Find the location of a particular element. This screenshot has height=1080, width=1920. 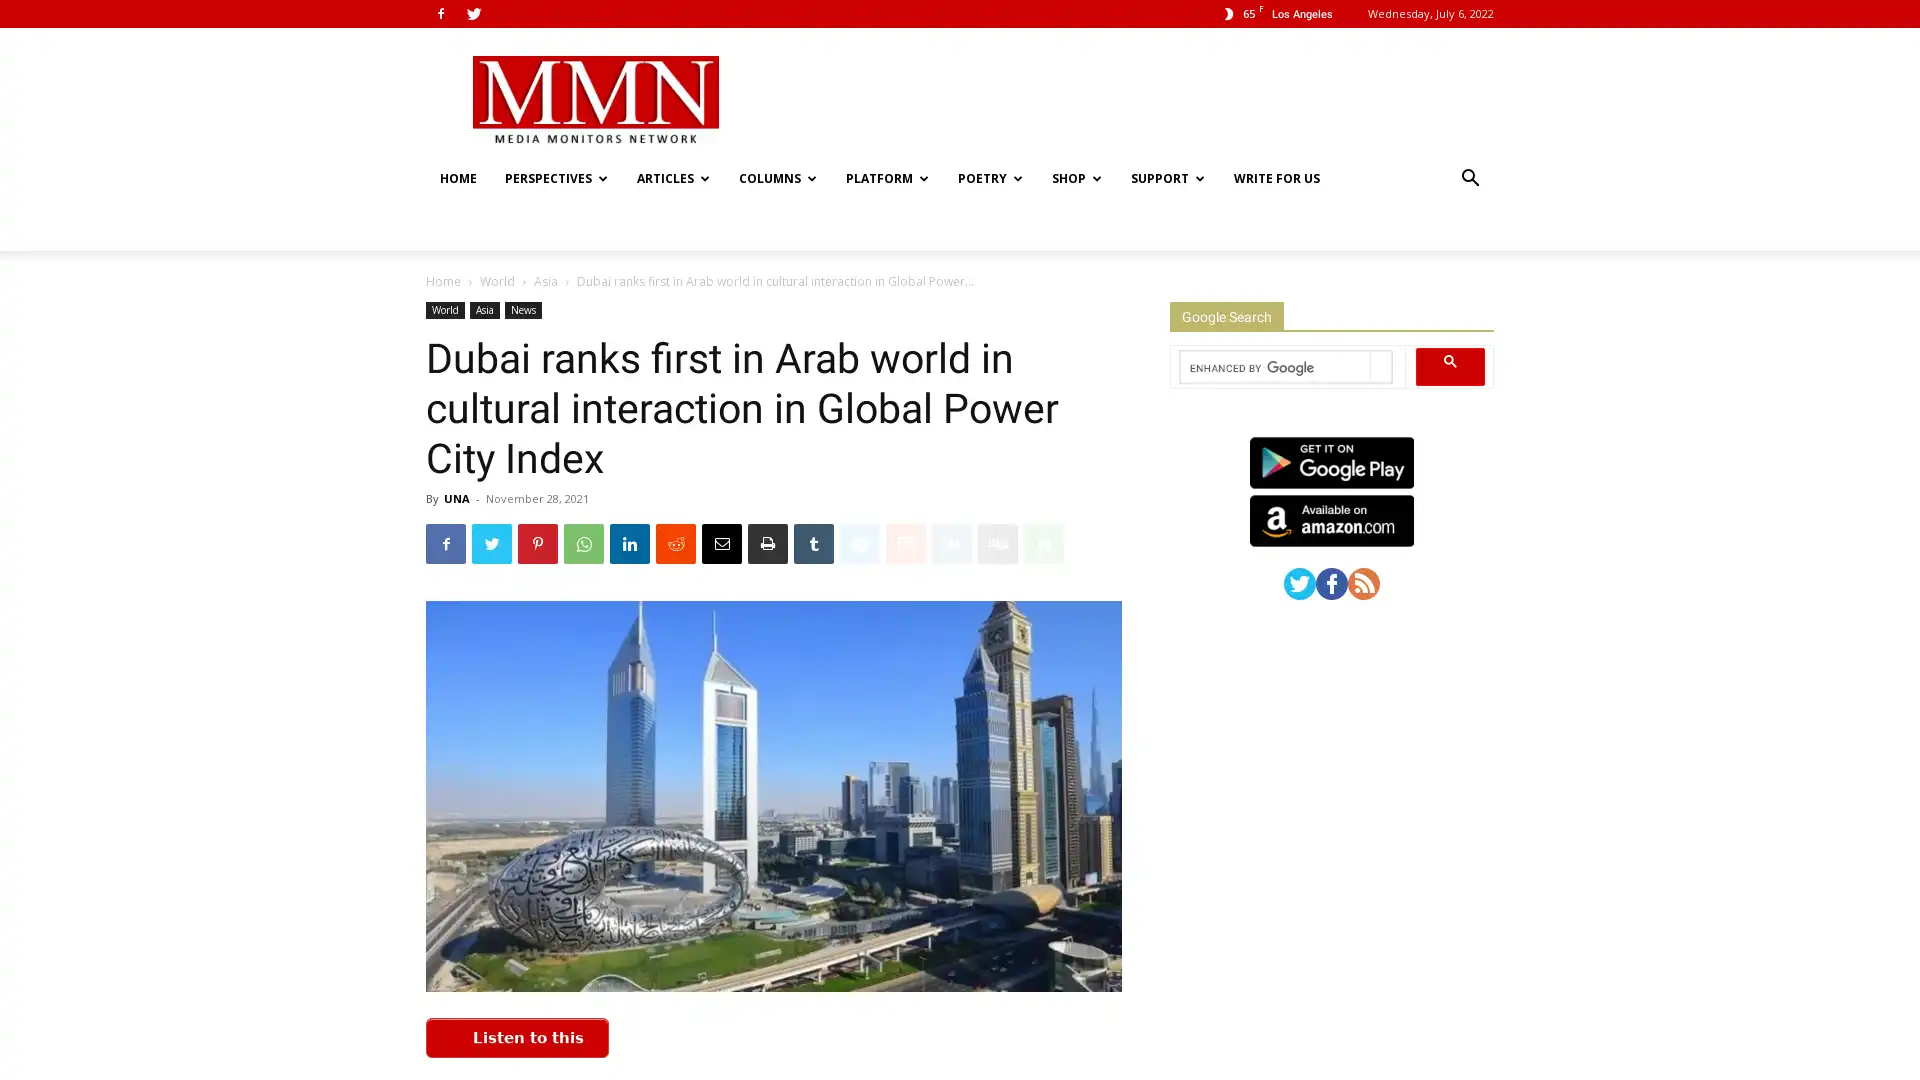

search is located at coordinates (1450, 318).